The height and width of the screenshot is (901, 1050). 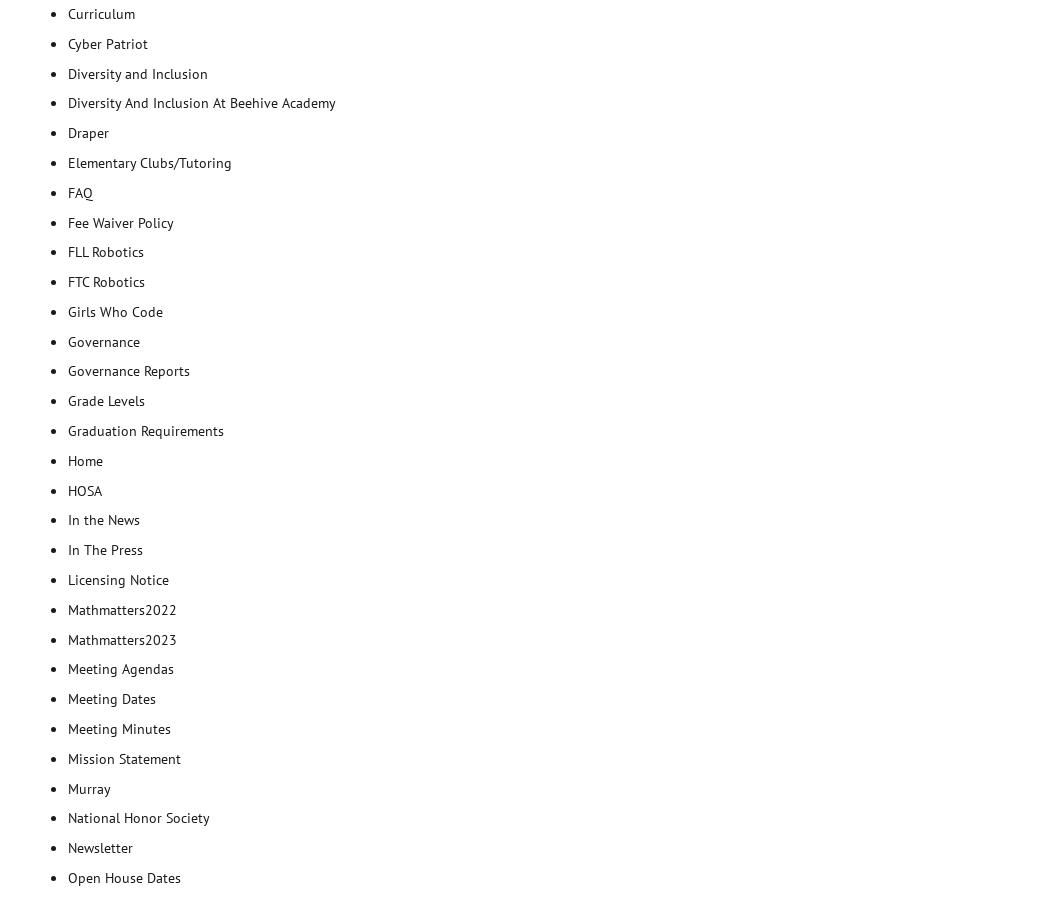 I want to click on 'Meeting Minutes', so click(x=67, y=727).